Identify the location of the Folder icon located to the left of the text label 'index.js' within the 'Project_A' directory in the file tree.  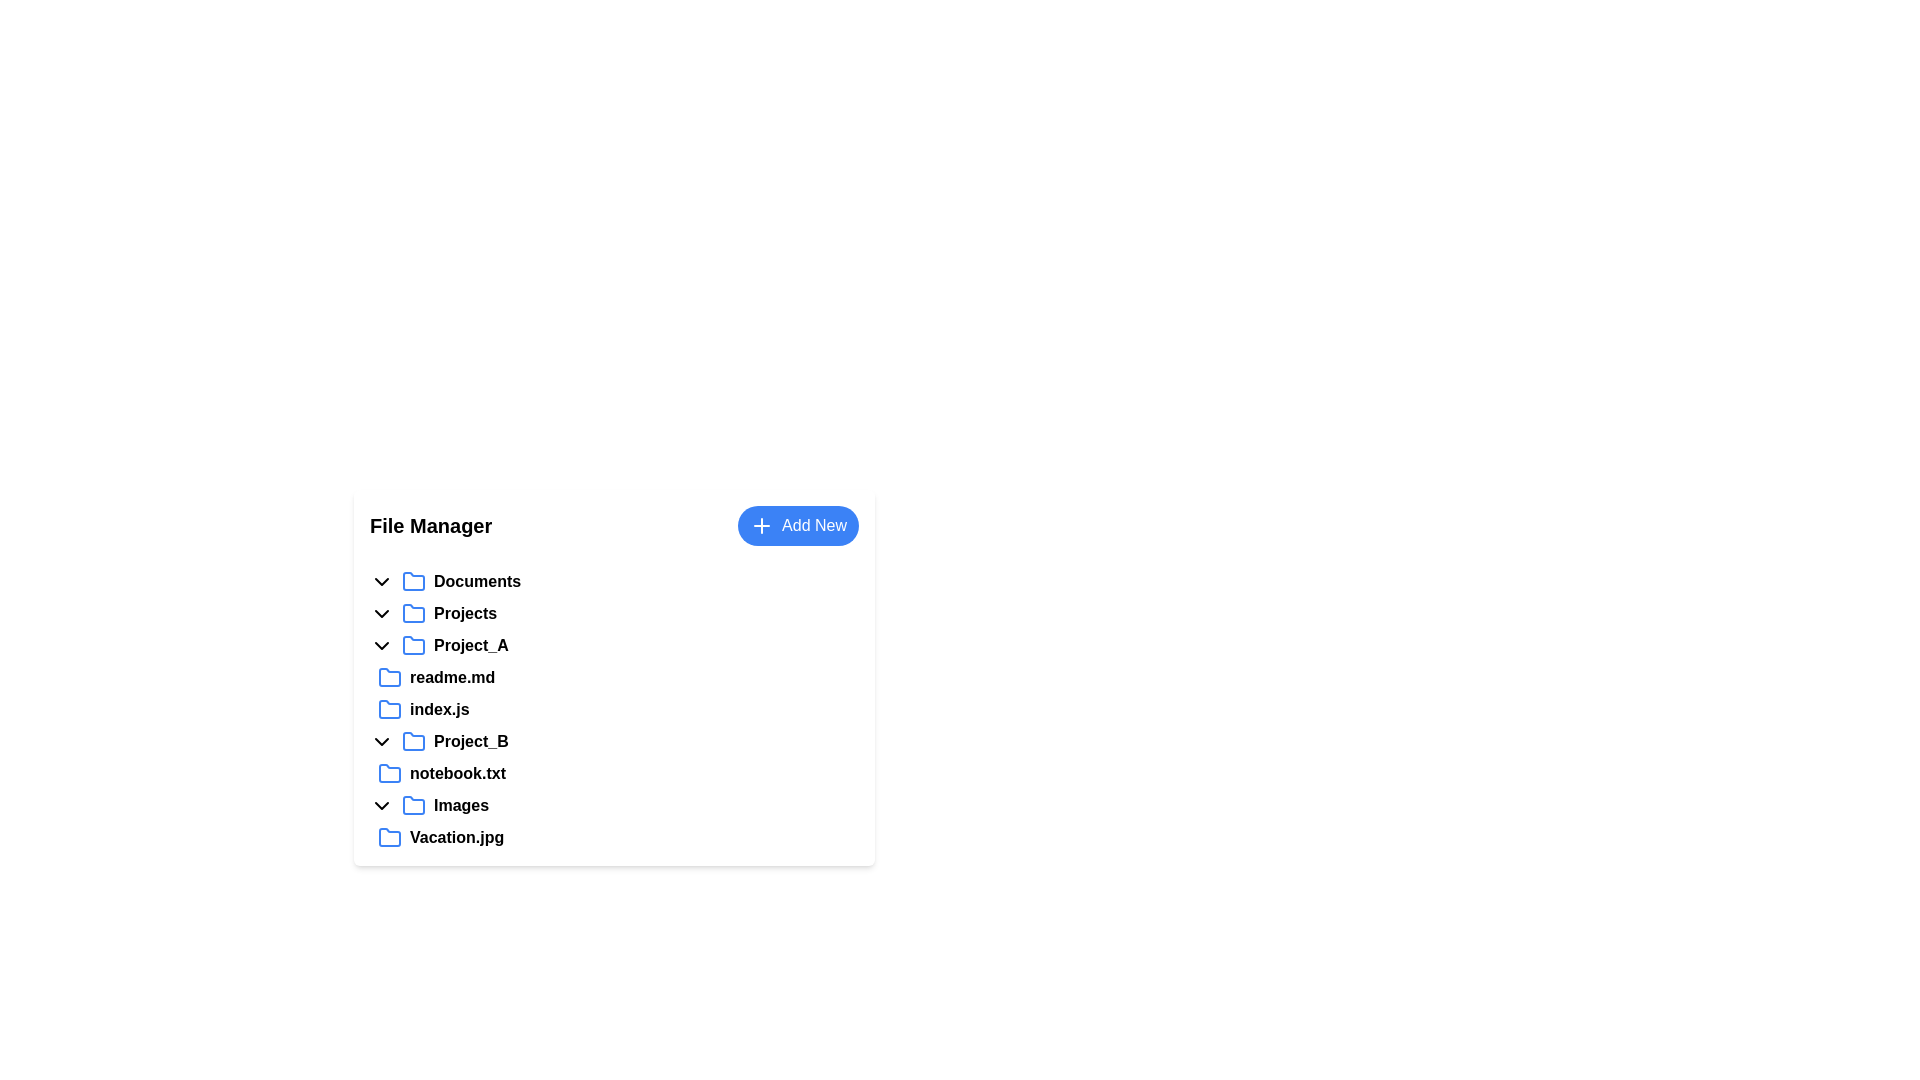
(389, 708).